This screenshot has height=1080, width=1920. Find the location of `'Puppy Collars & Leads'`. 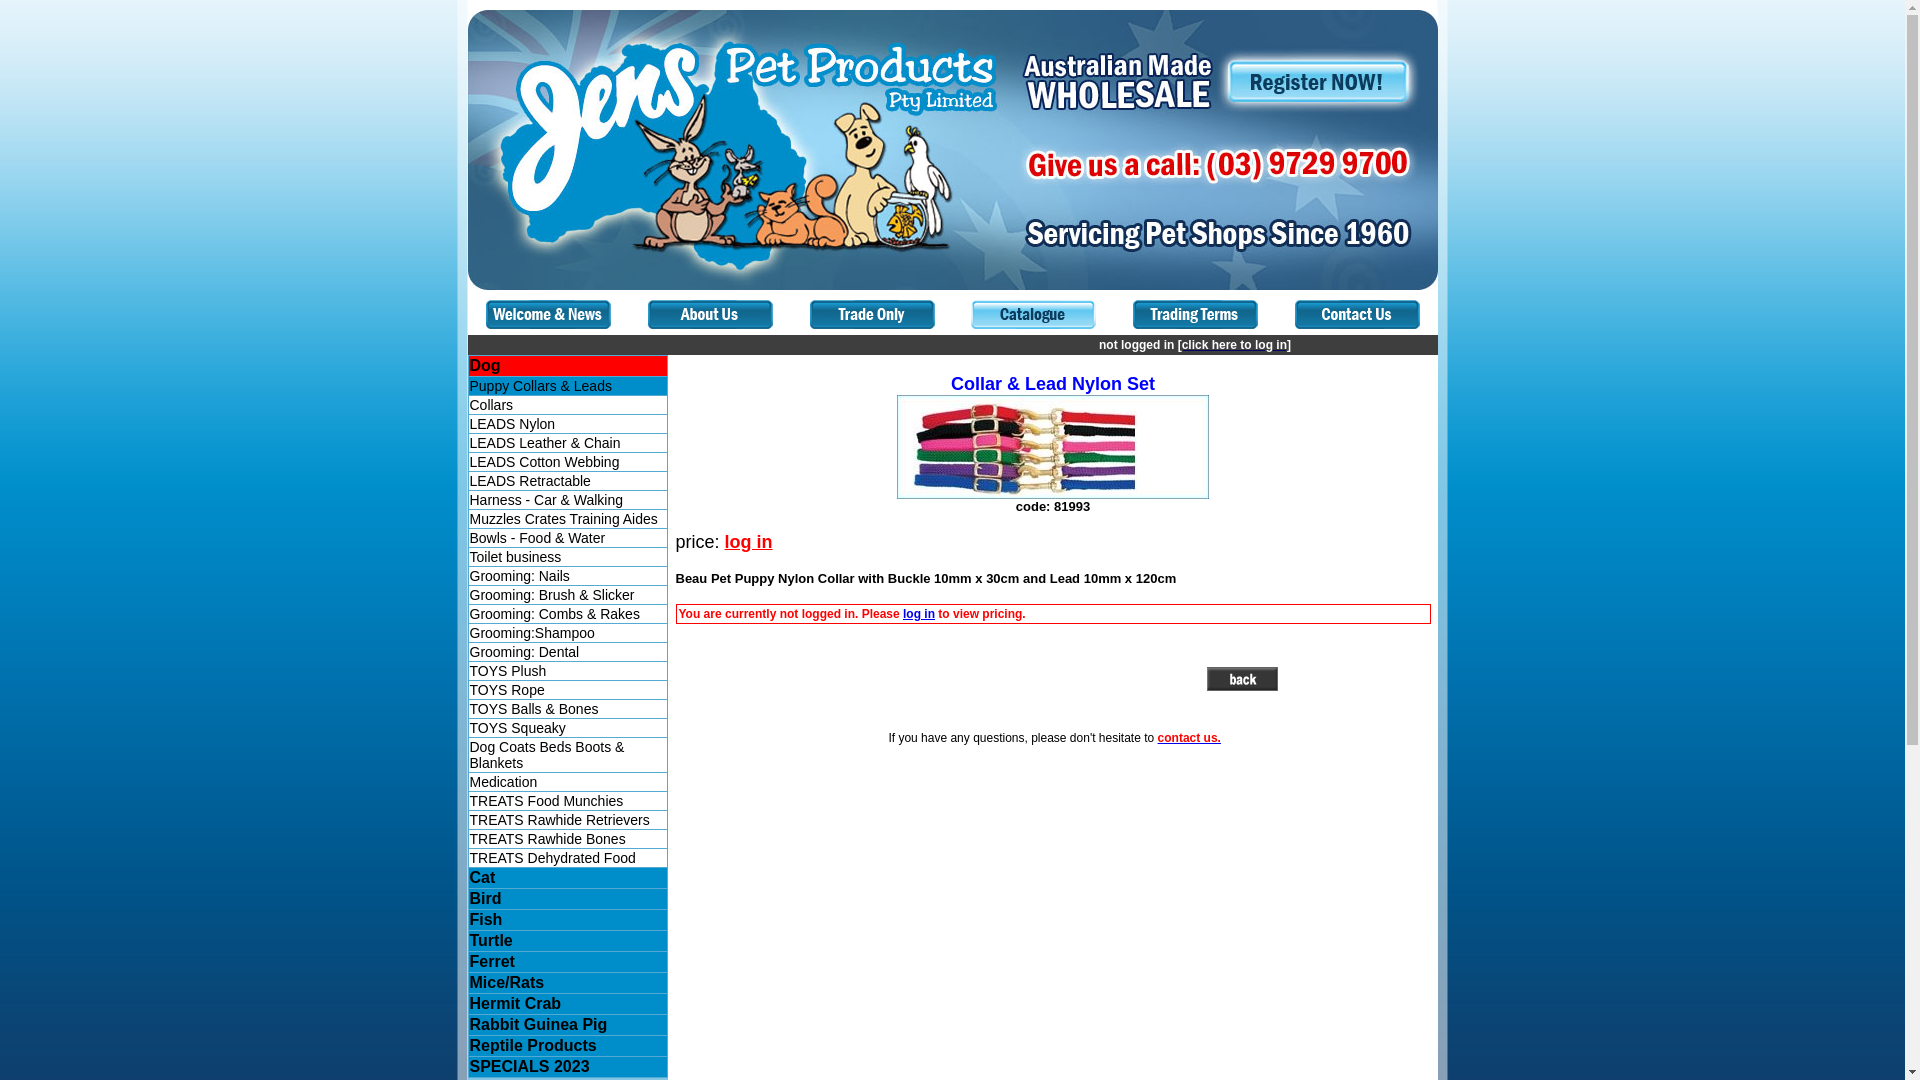

'Puppy Collars & Leads' is located at coordinates (541, 385).